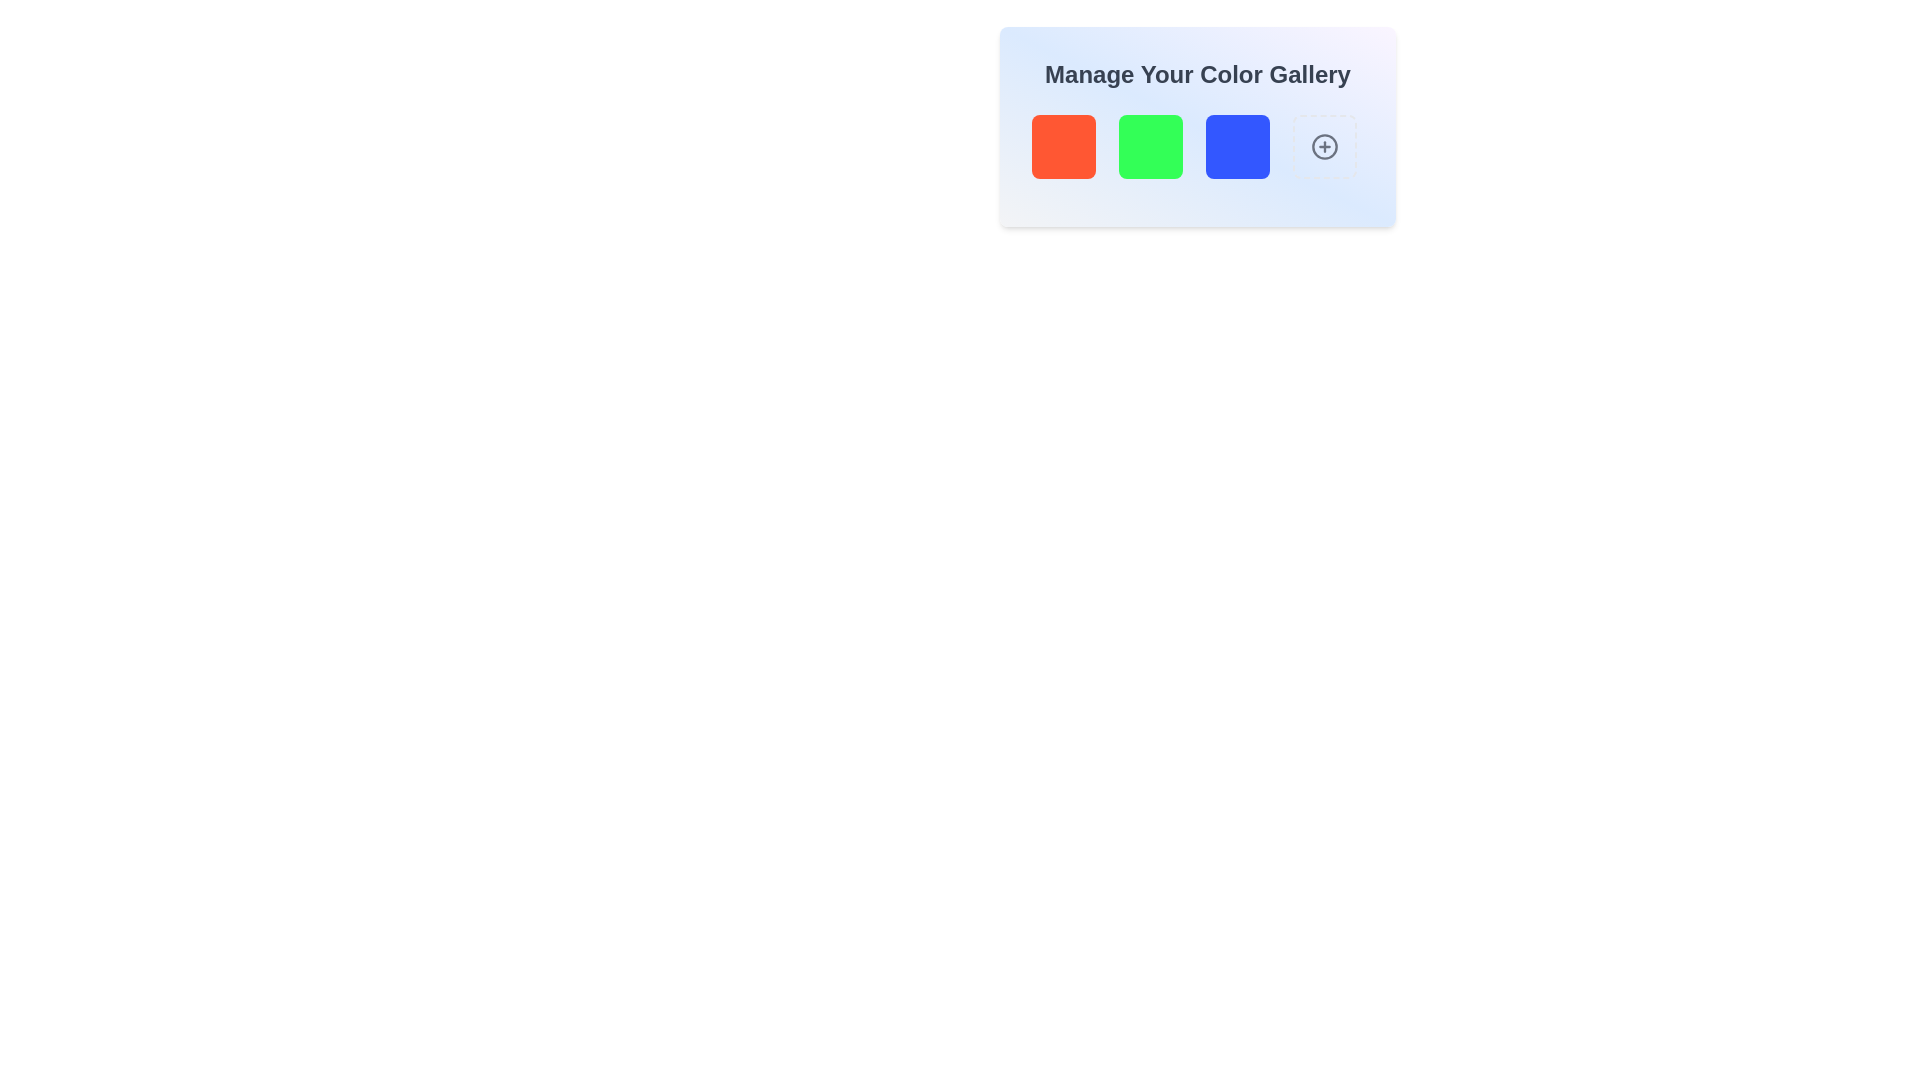 The height and width of the screenshot is (1080, 1920). Describe the element at coordinates (1151, 145) in the screenshot. I see `the second square button in the color gallery interface to trigger a tooltip or visual change` at that location.